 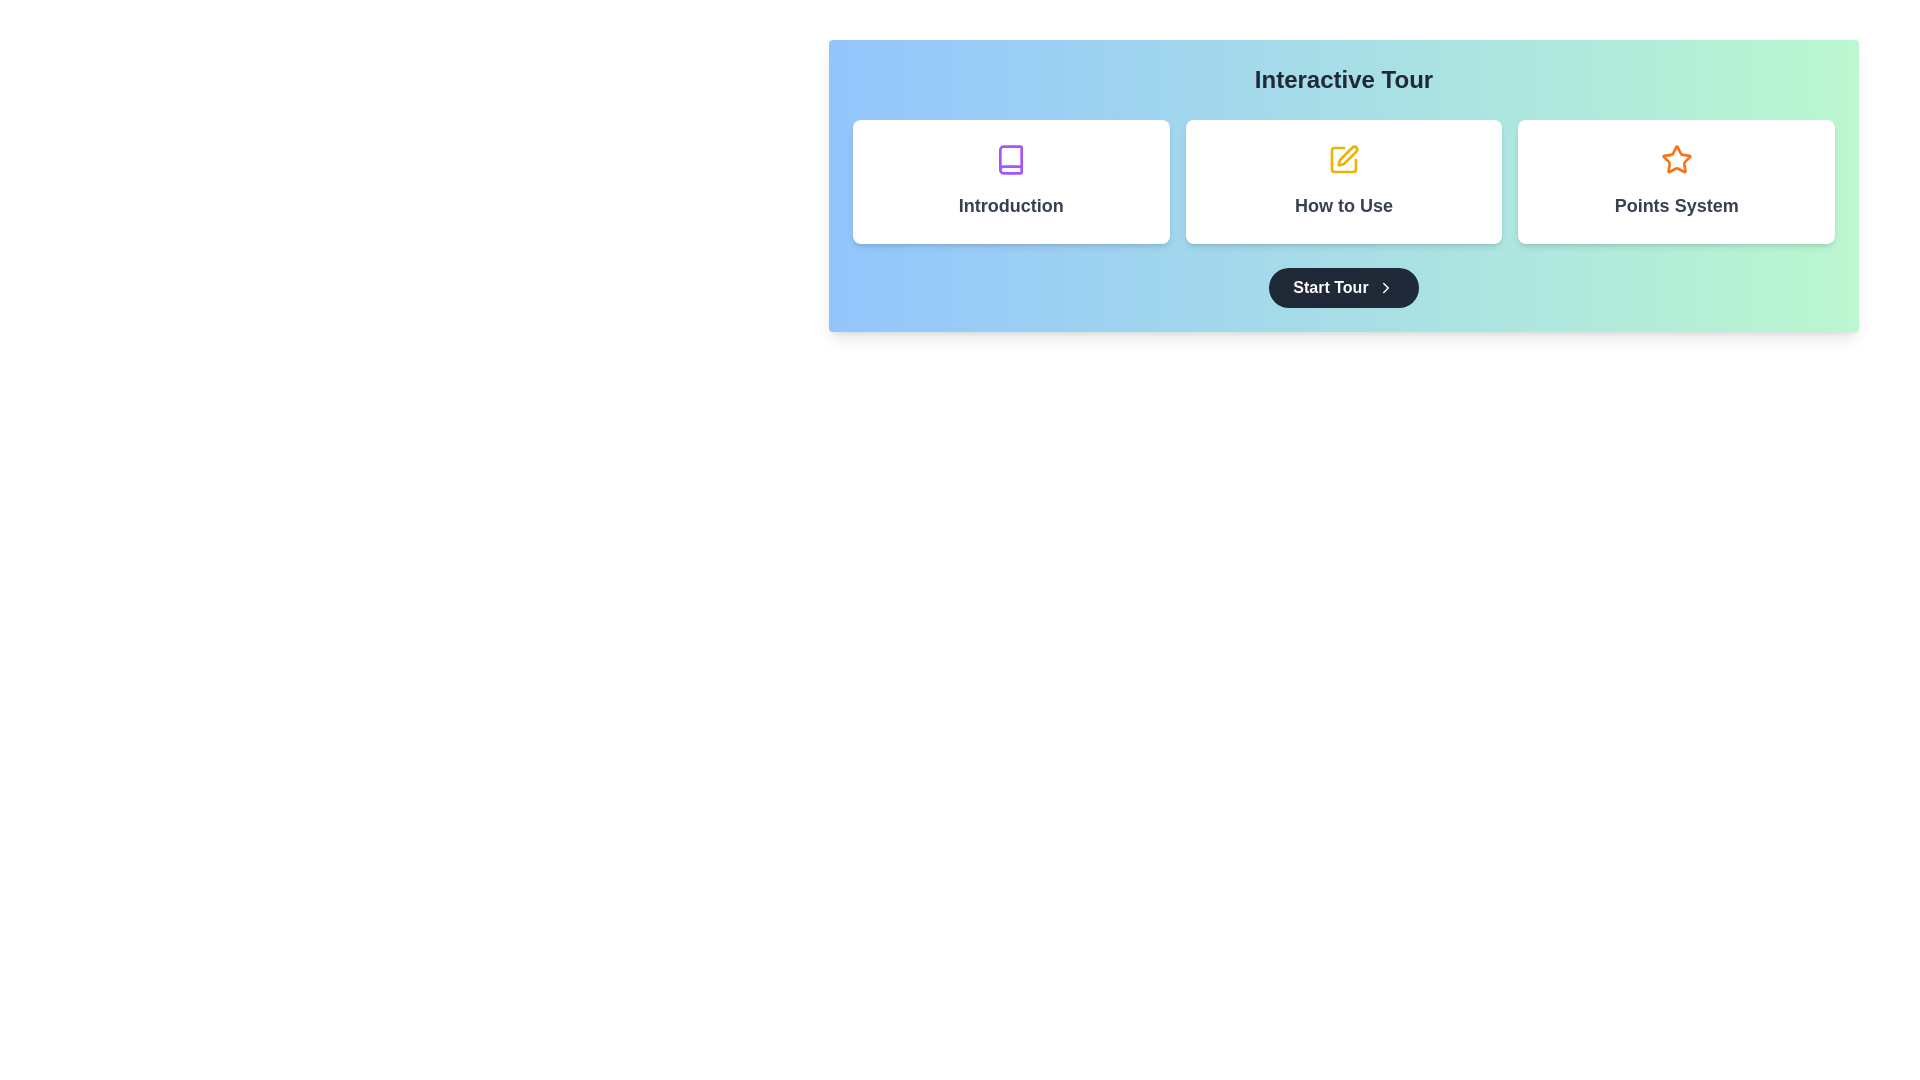 I want to click on the decorative icon representing the 'Introduction' card, located at the top-center of the card in the three-card row, so click(x=1011, y=158).